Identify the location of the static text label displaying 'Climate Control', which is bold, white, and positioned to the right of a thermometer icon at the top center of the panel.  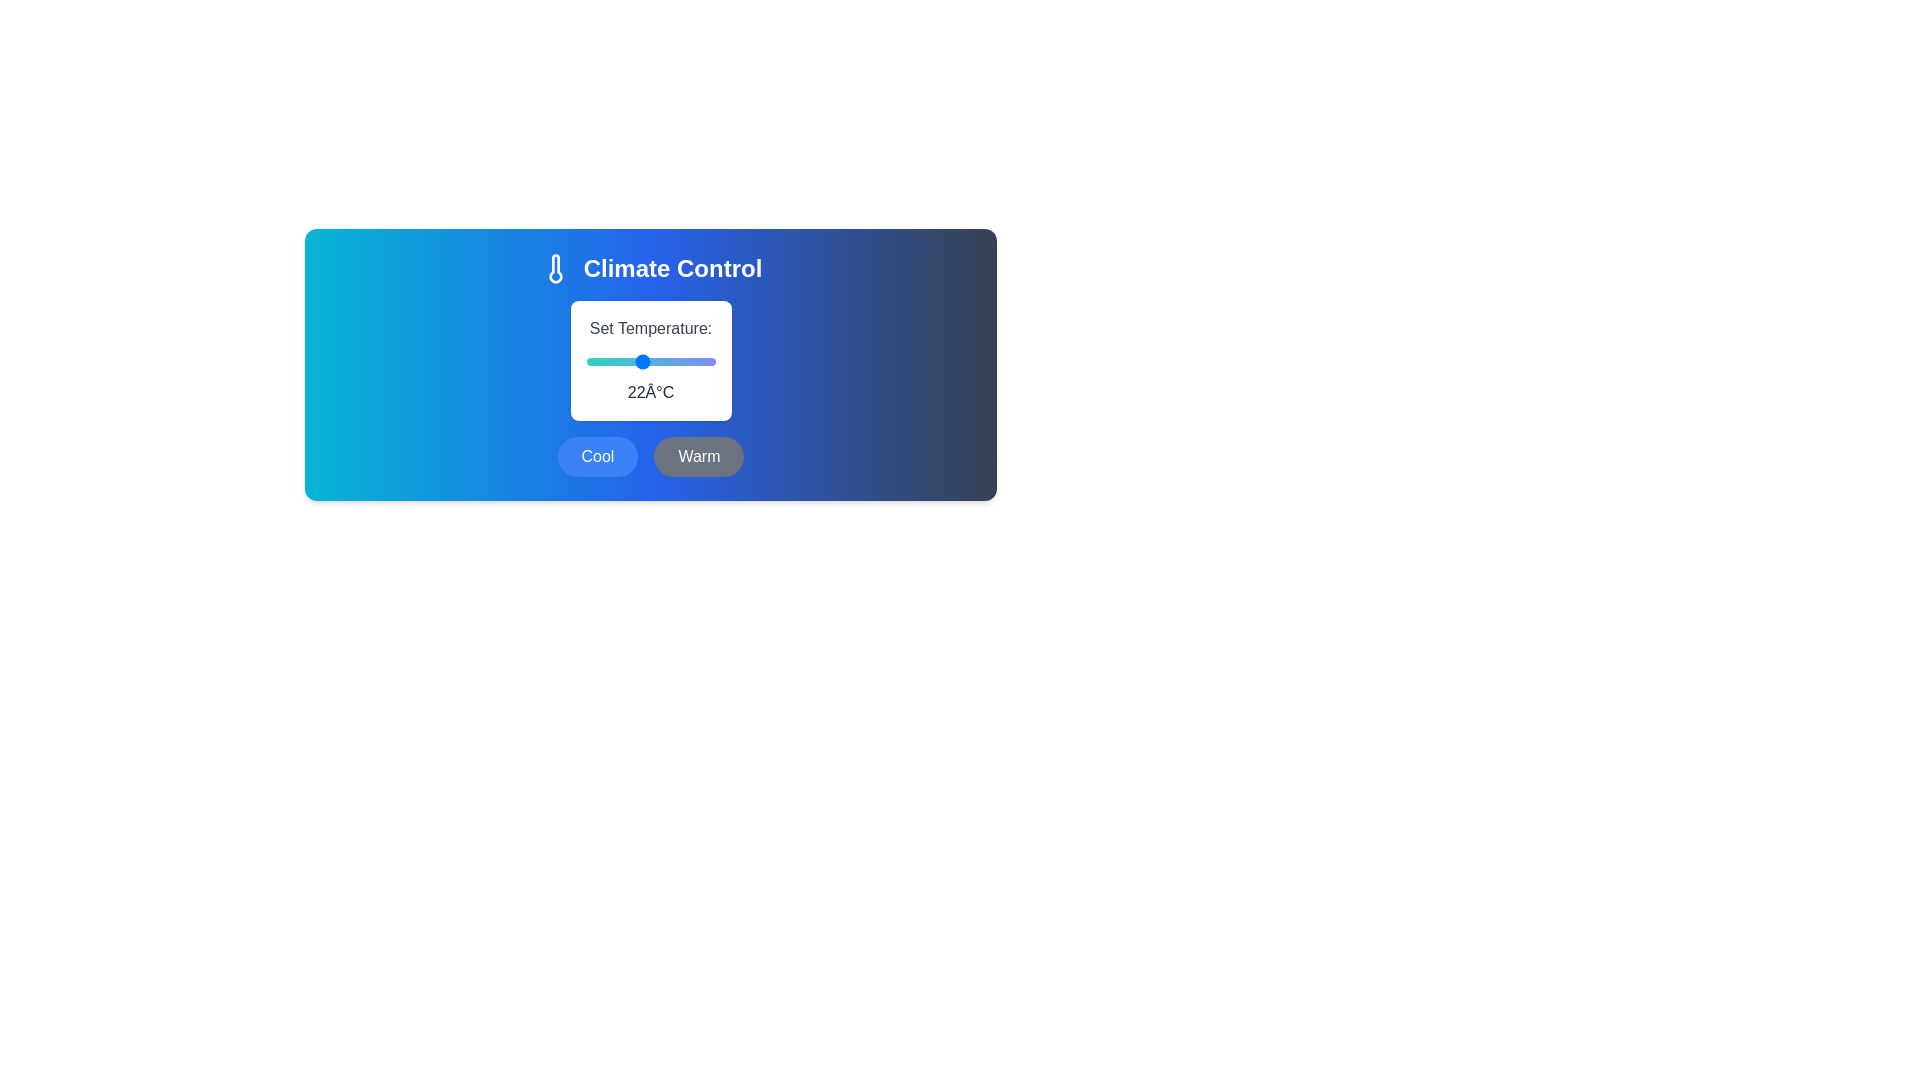
(672, 268).